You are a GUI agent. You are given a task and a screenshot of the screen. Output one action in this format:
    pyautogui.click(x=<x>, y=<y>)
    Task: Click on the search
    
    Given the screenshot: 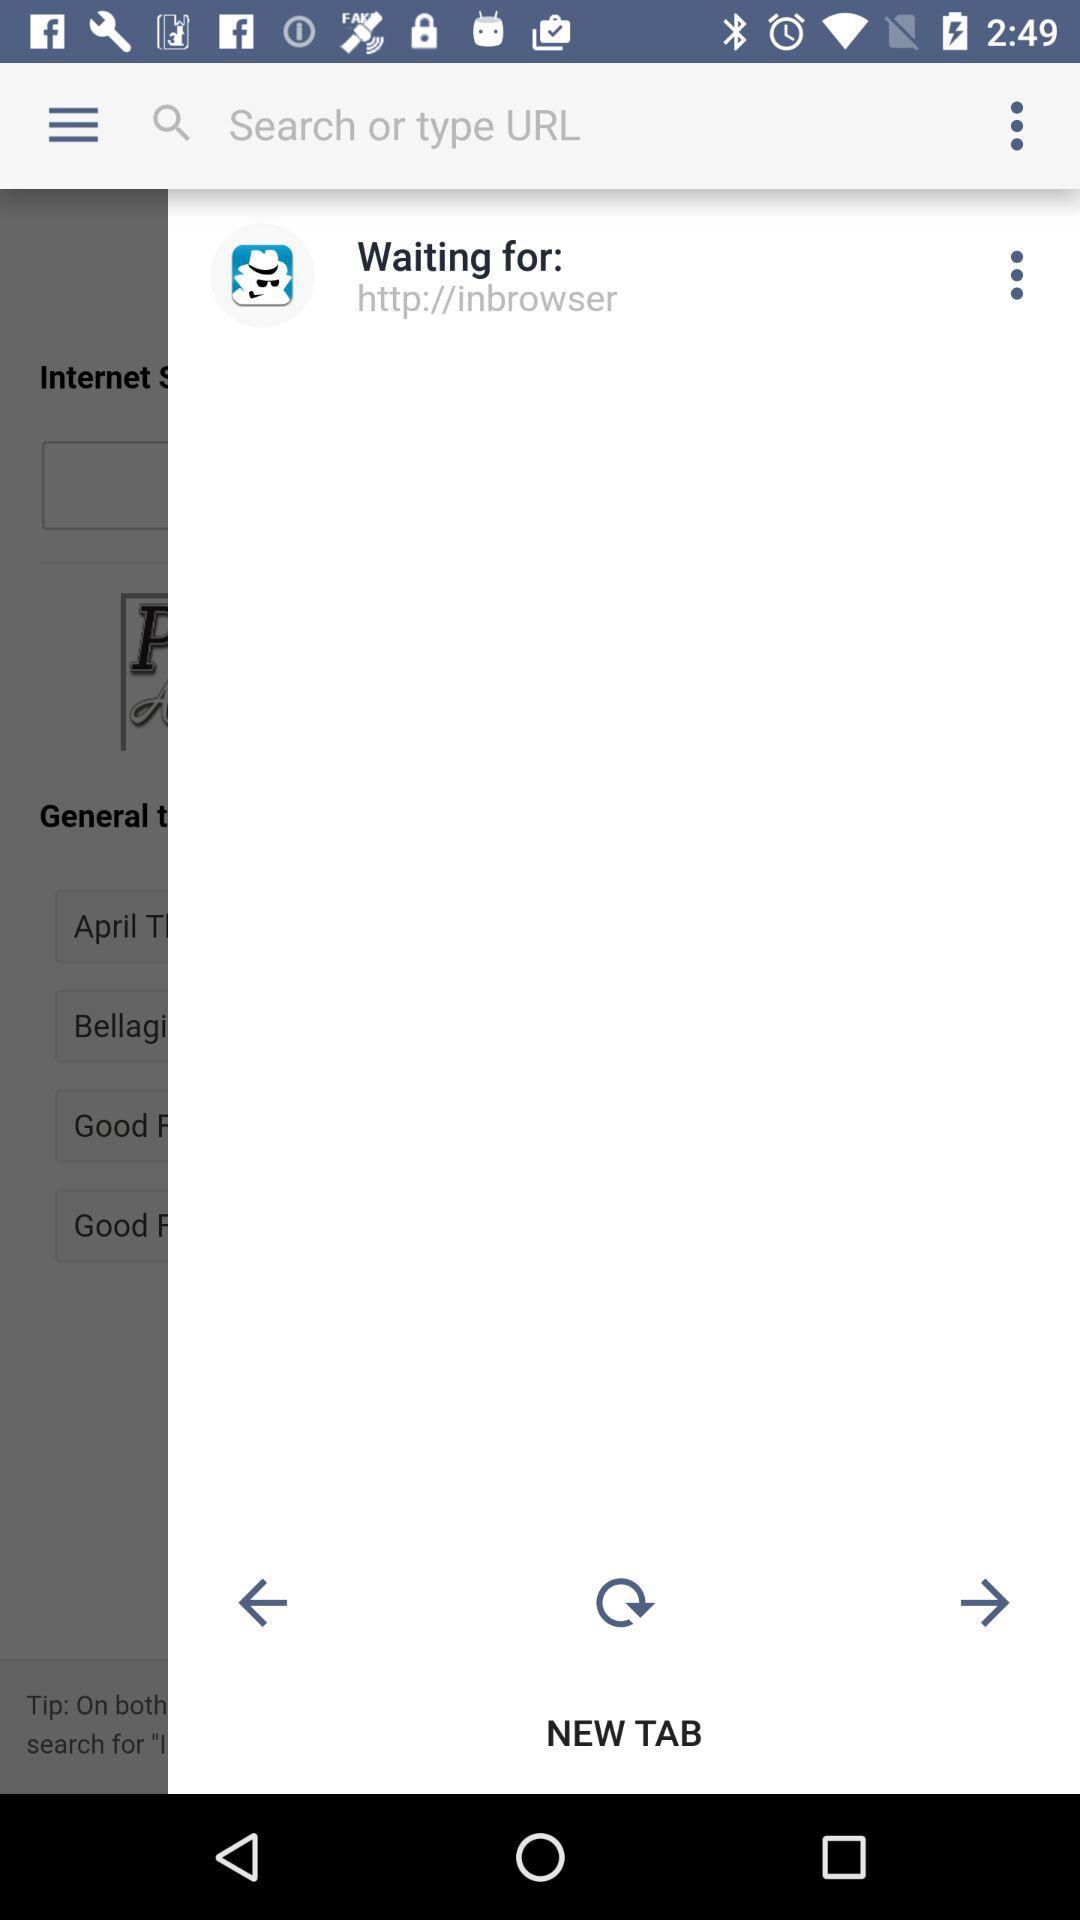 What is the action you would take?
    pyautogui.click(x=540, y=123)
    